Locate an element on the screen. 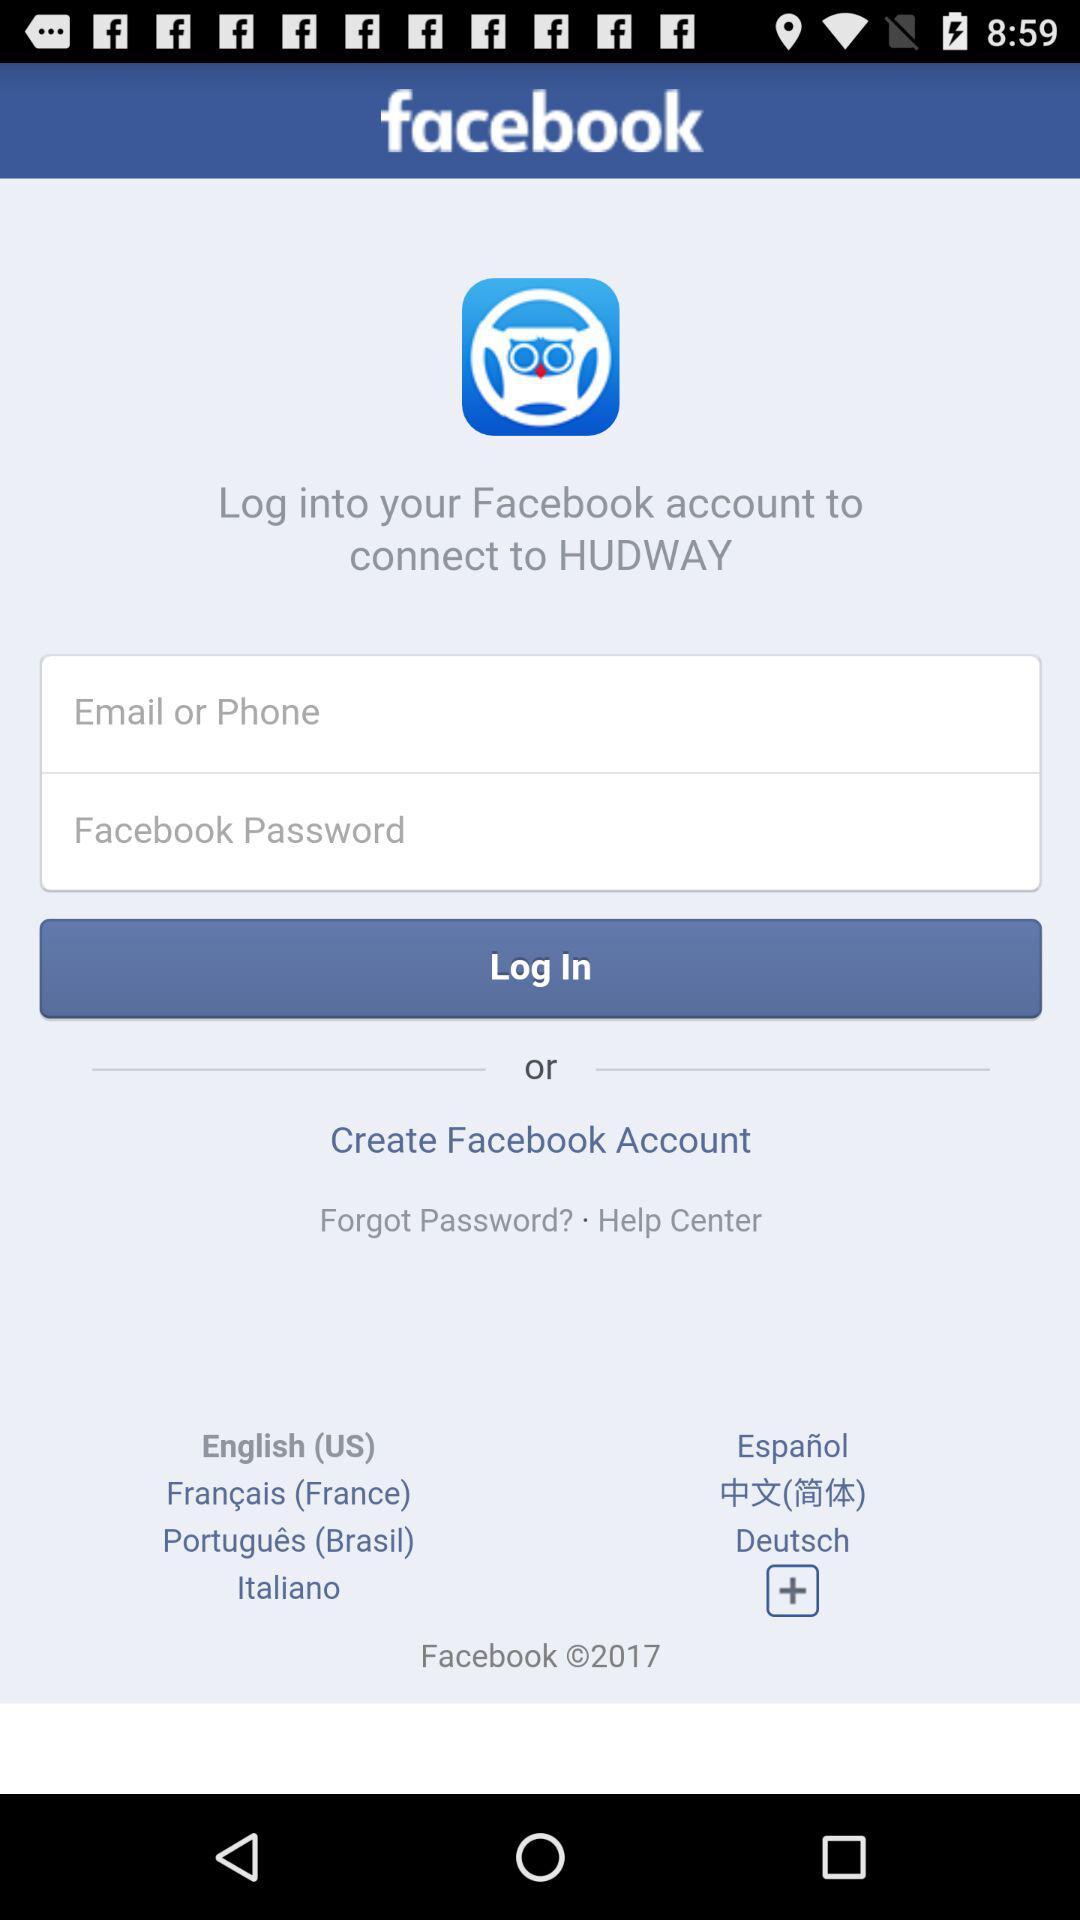  the text which is immediately below facebook password is located at coordinates (540, 976).